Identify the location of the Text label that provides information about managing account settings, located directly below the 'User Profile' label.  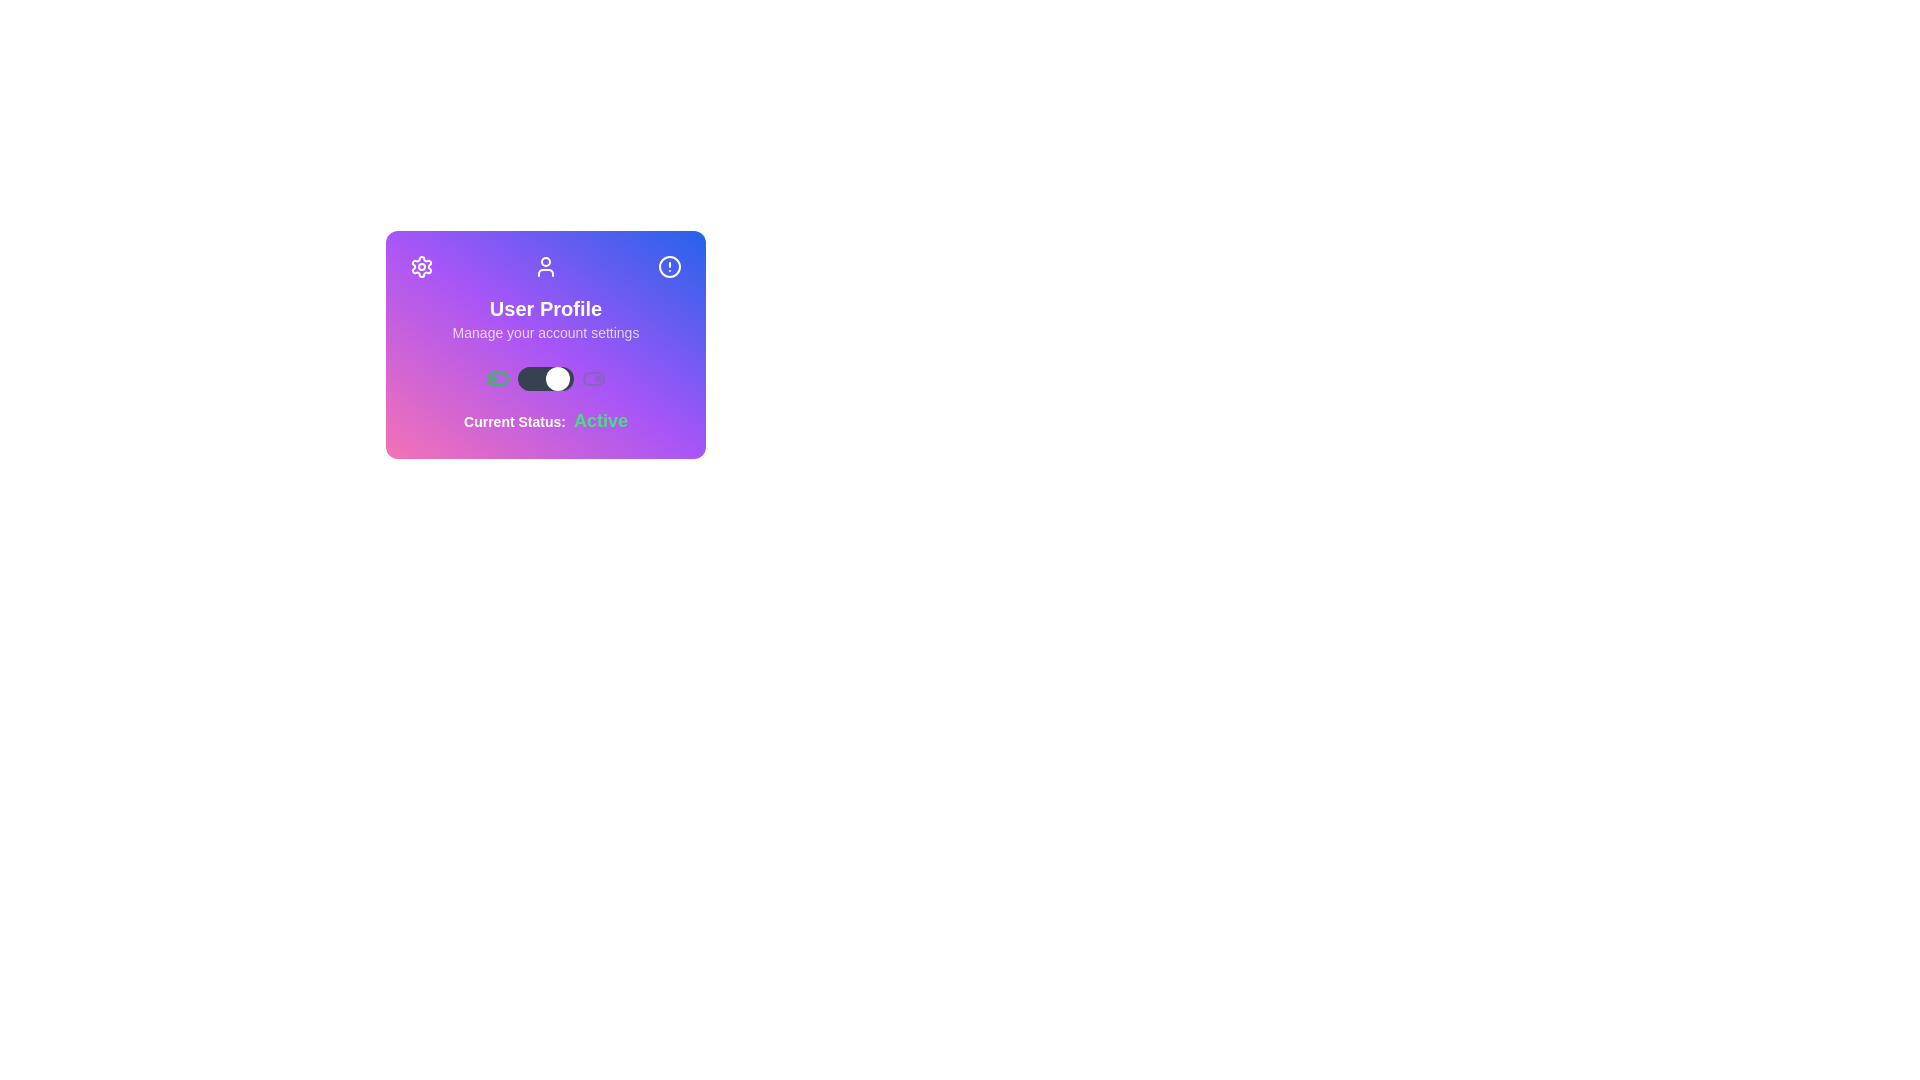
(546, 331).